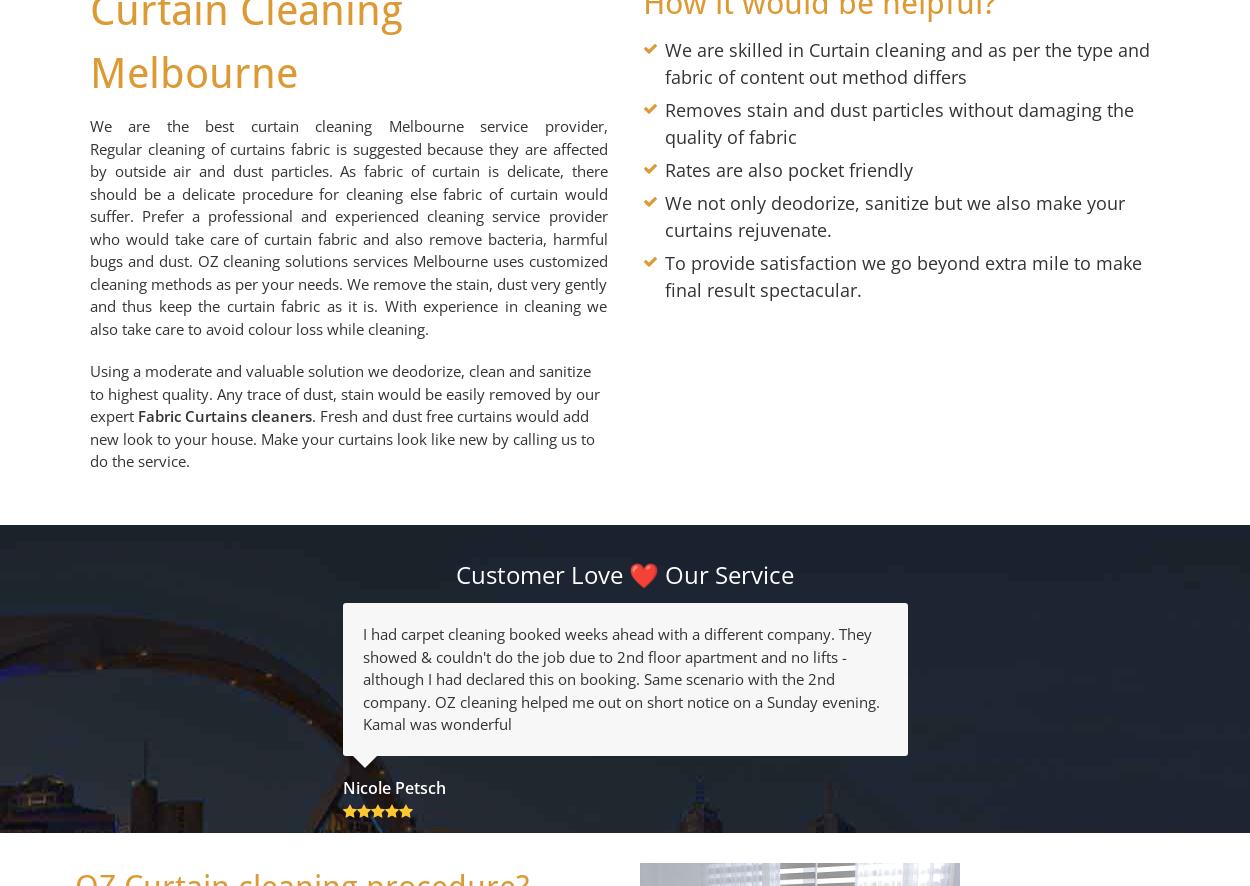 The width and height of the screenshot is (1250, 886). I want to click on 'I had carpet cleaning booked weeks ahead with a different company. They showed & couldn't do the job due to 2nd floor apartment and', so click(615, 645).